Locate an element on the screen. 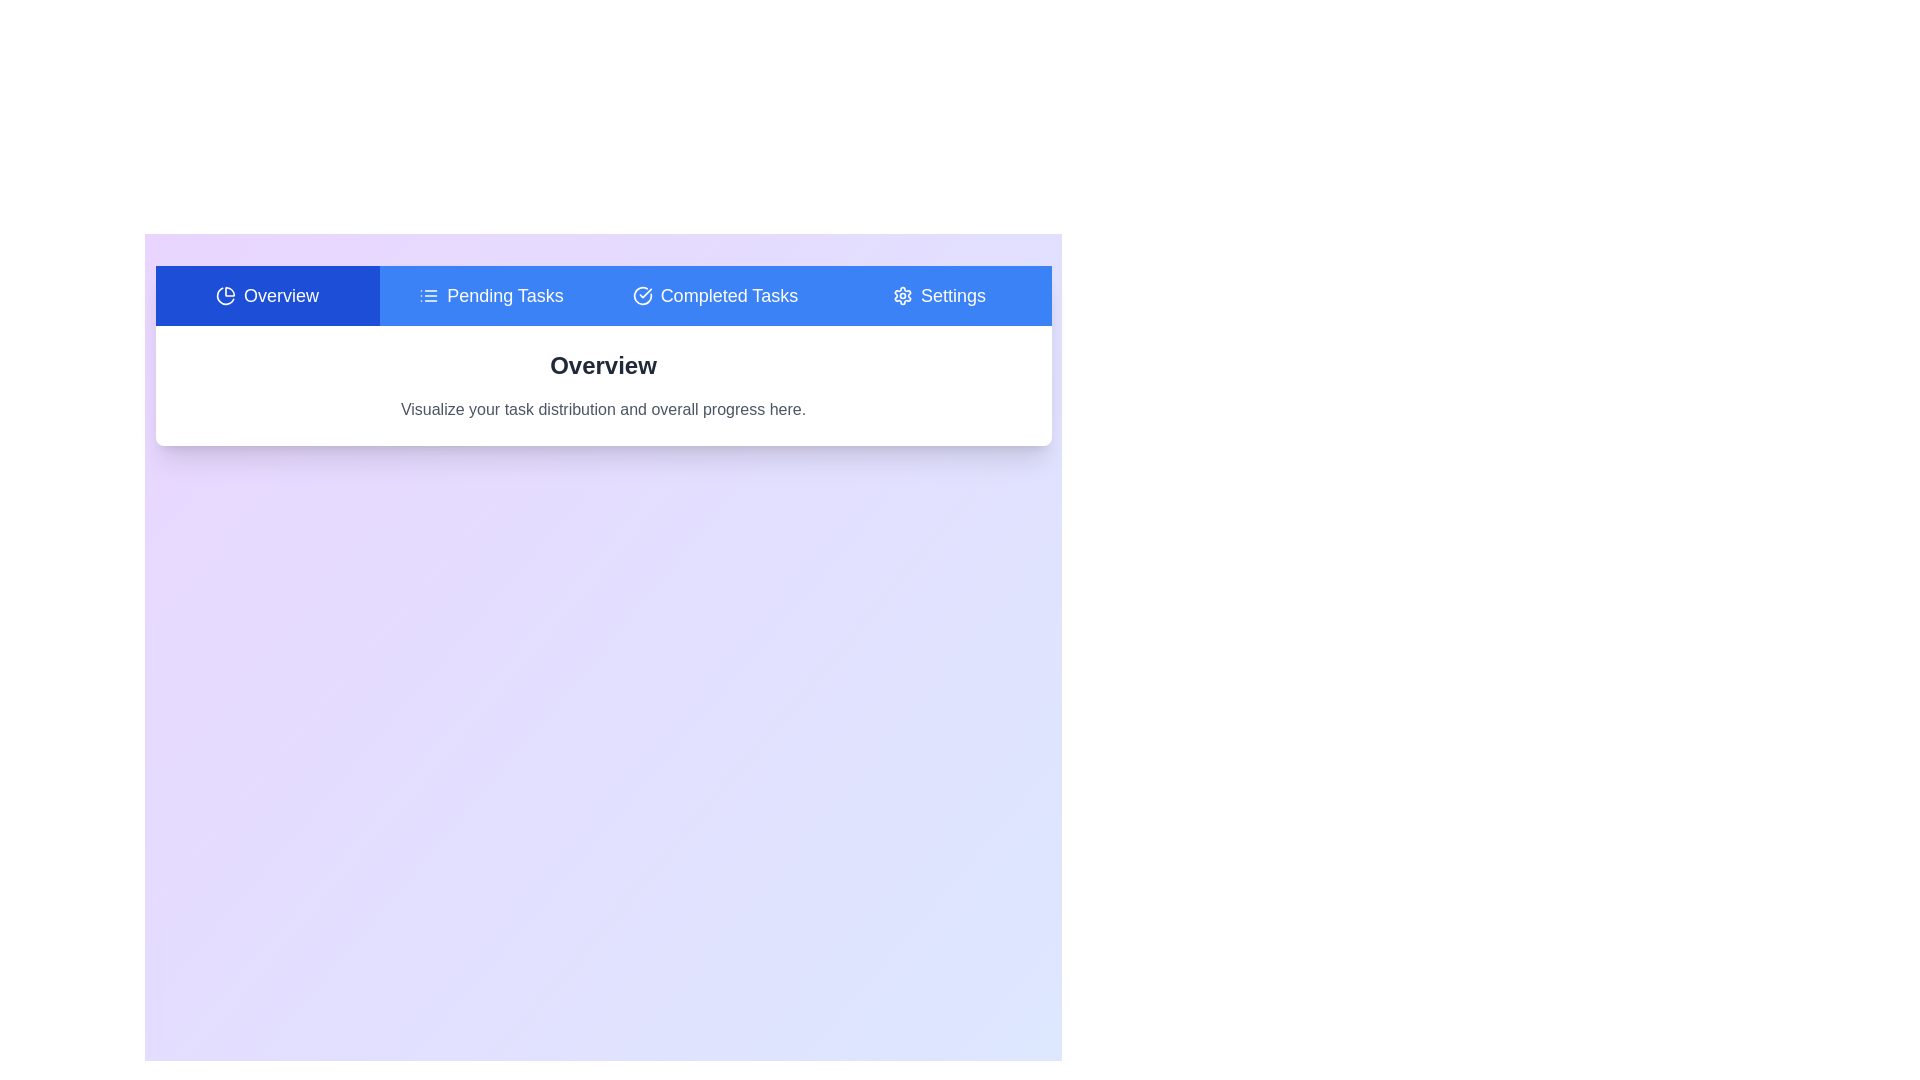 The width and height of the screenshot is (1920, 1080). the tab labeled Completed Tasks to observe its hover effect is located at coordinates (715, 296).